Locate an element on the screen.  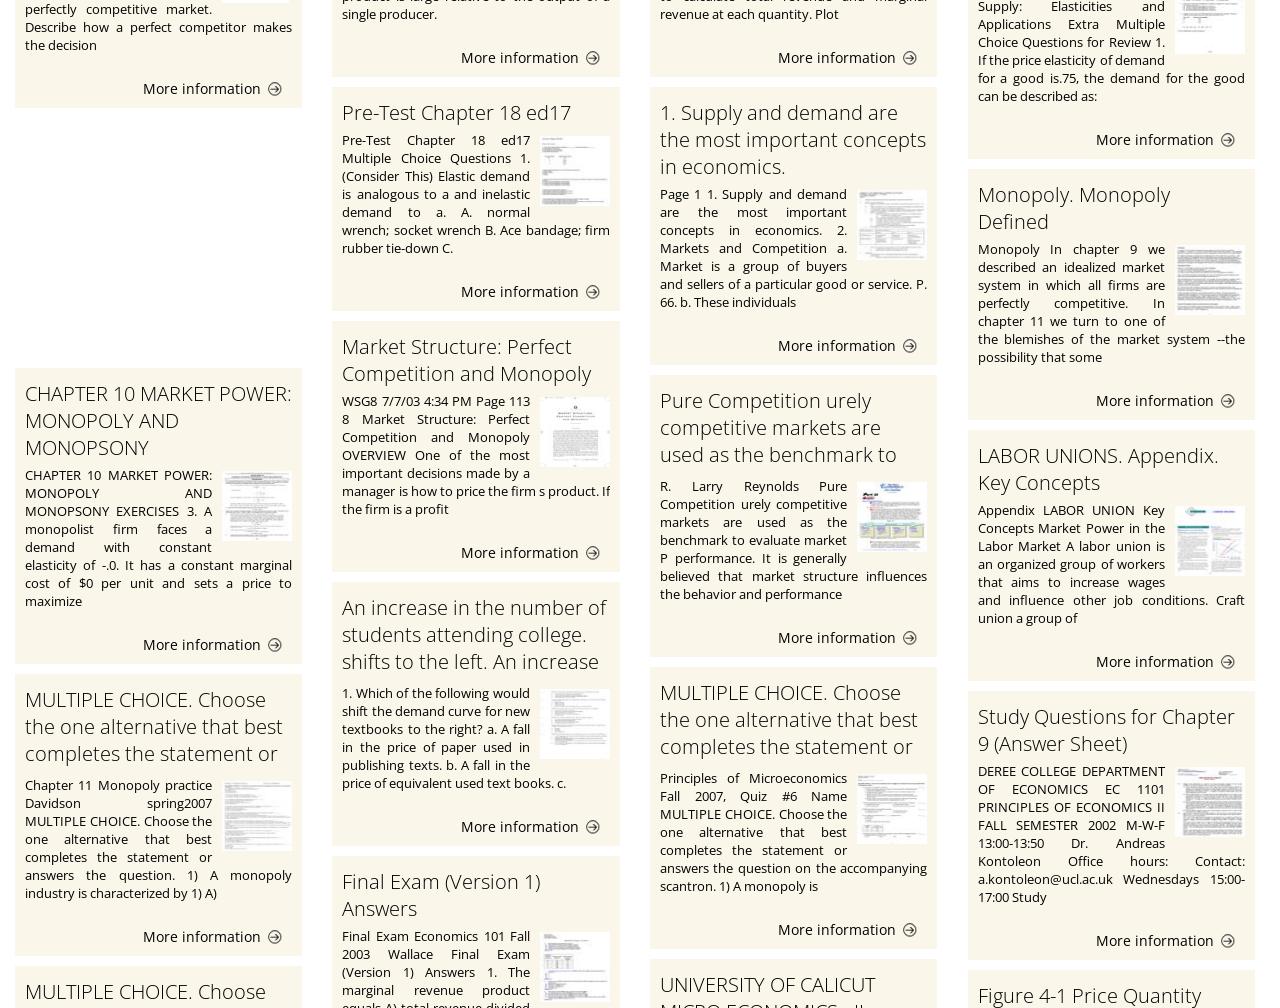
'CHAPTER 10 MARKET POWER: MONOPOLY AND MONOPSONY EXERCISES 3. A monopolist firm faces a demand with constant elasticity of -.0. It has a constant marginal cost of $0 per unit and sets a price to maximize' is located at coordinates (157, 537).